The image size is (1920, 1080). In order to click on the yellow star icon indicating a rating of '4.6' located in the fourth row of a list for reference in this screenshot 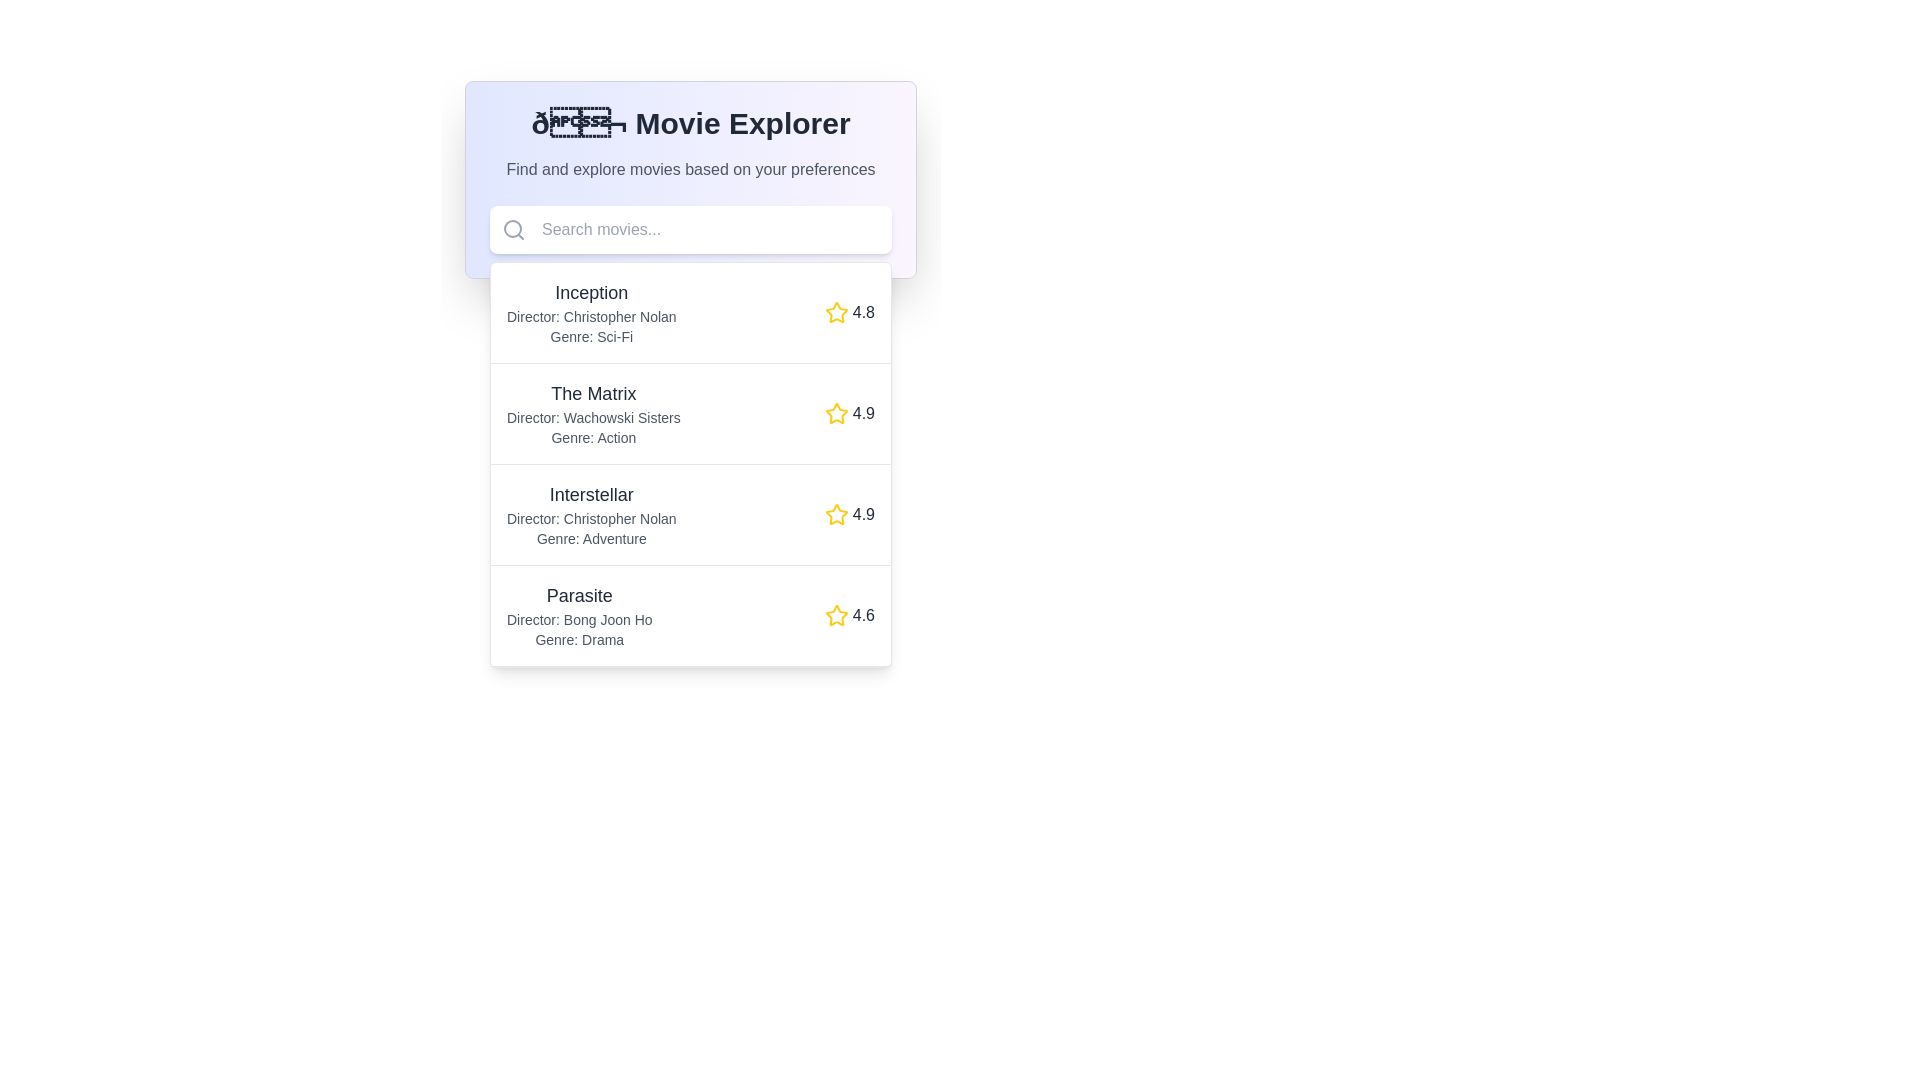, I will do `click(836, 615)`.